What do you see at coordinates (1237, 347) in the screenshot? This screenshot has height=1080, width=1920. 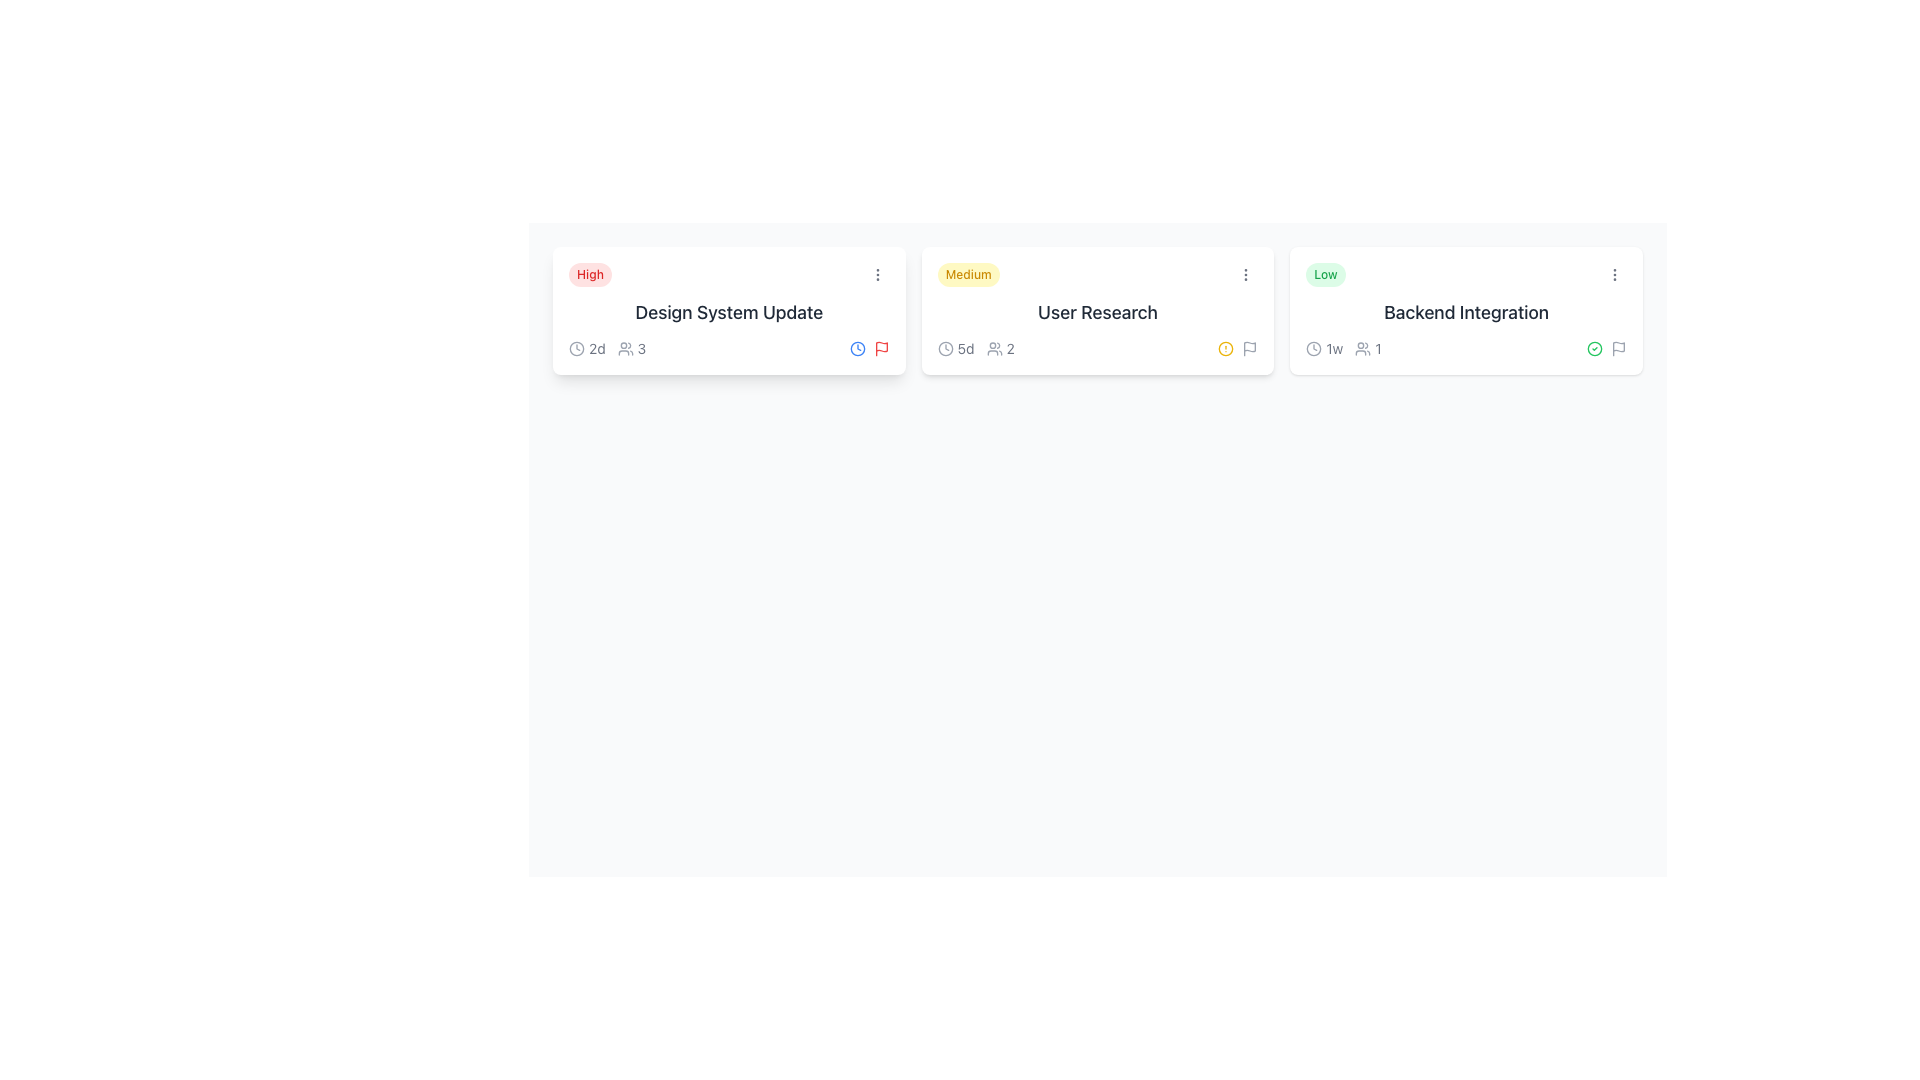 I see `the Status indicator containing a yellow exclamation mark and a pale gray flag by clicking on each icon individually` at bounding box center [1237, 347].